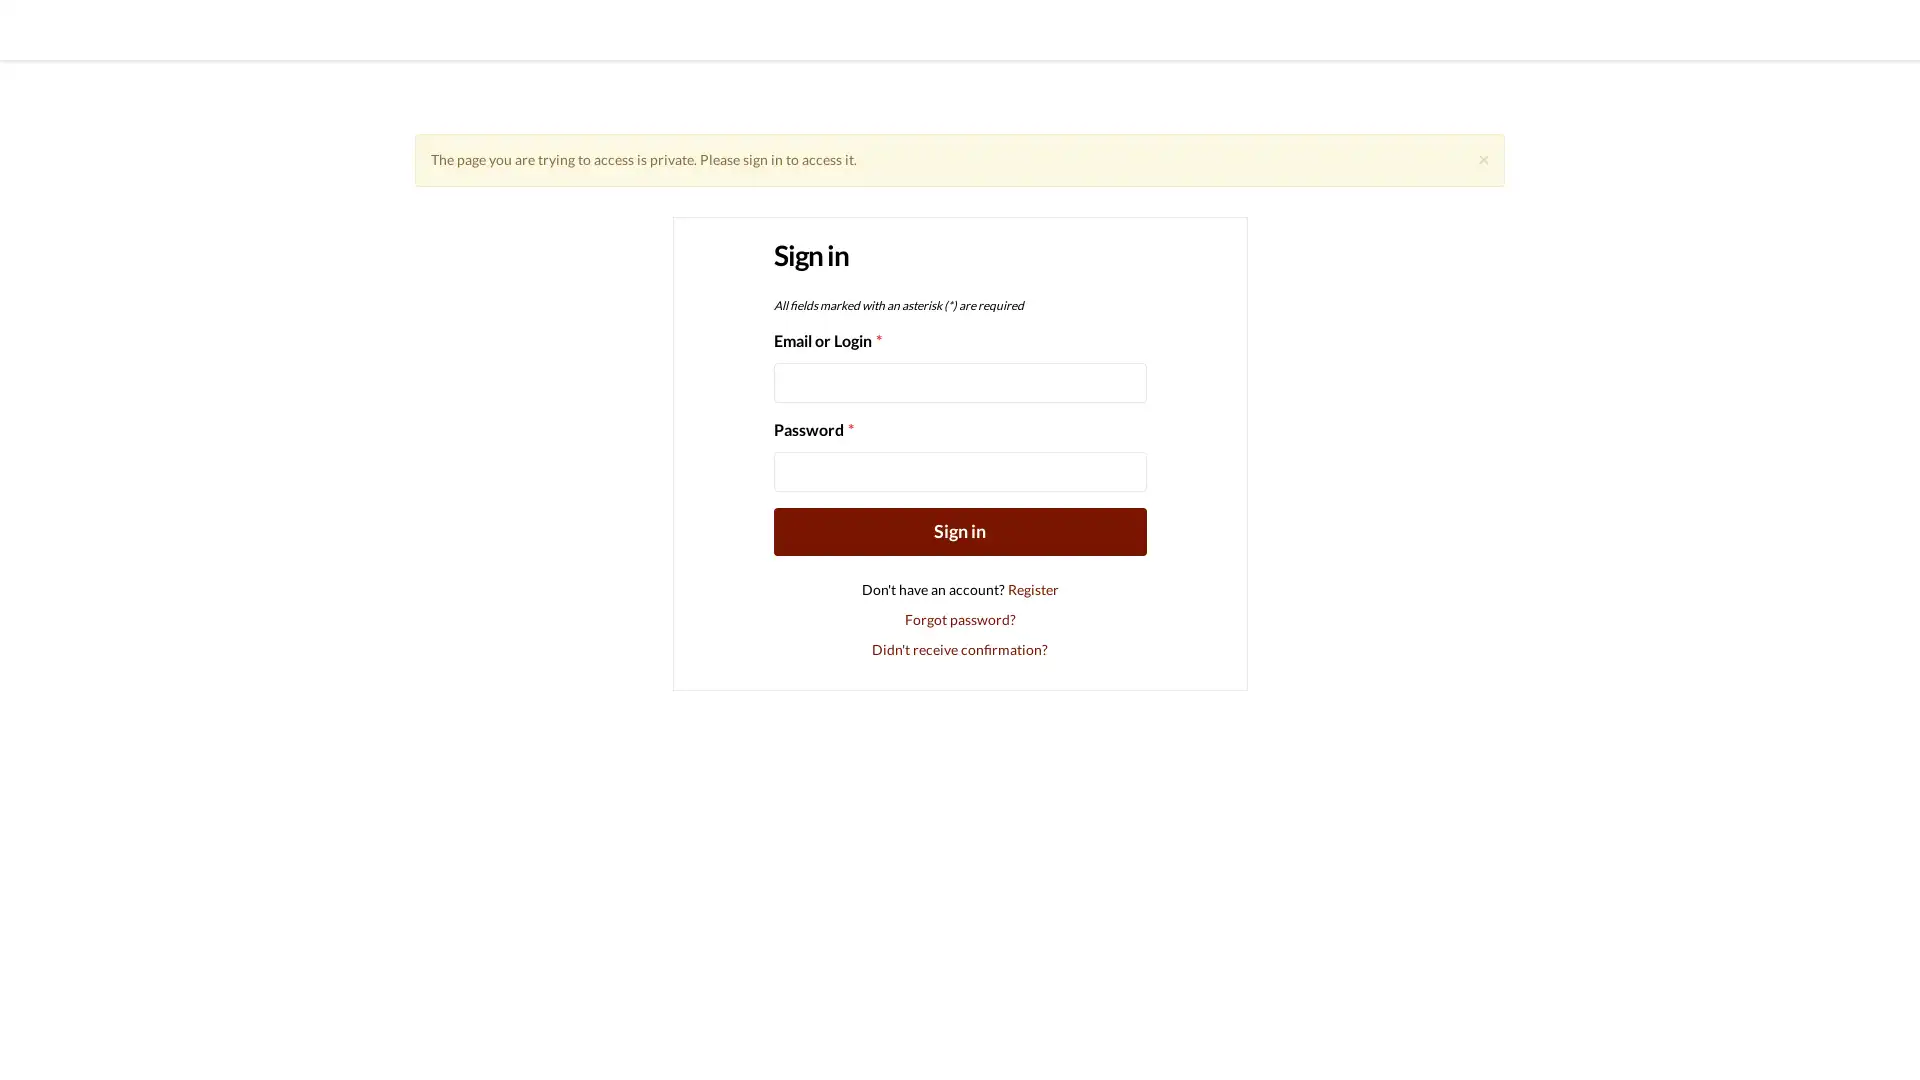 The height and width of the screenshot is (1080, 1920). I want to click on Close, so click(1483, 157).